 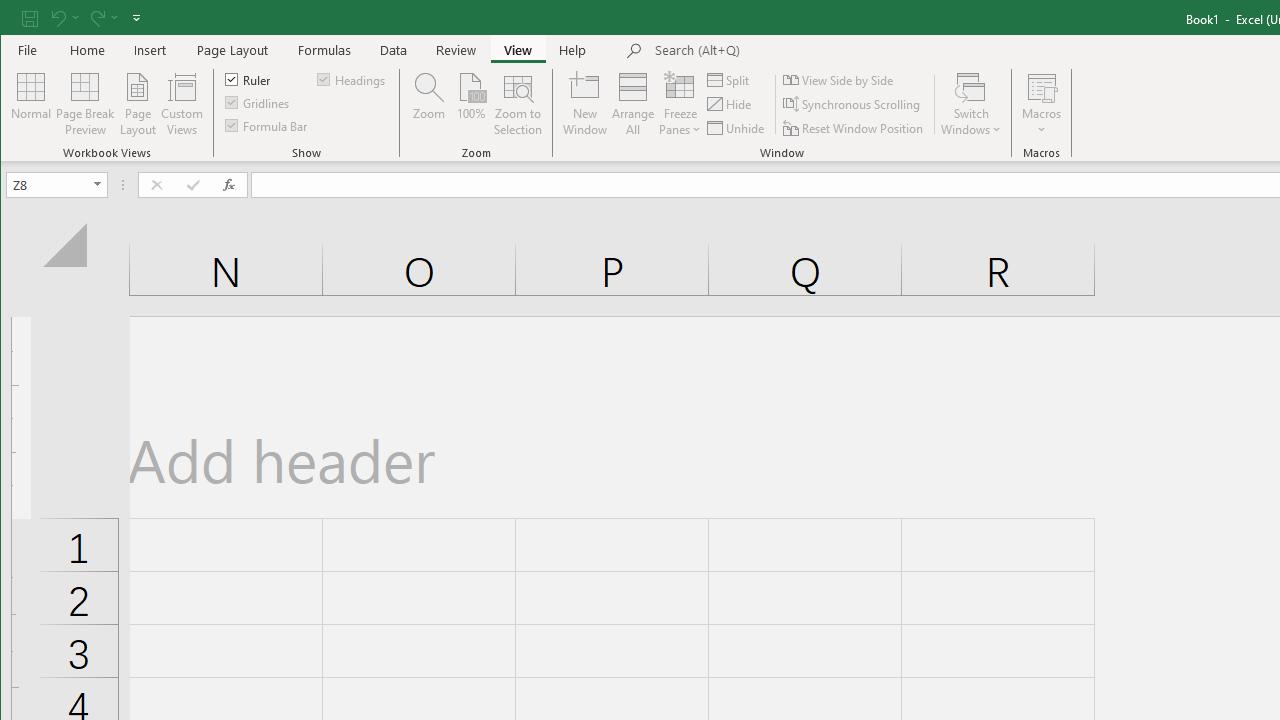 What do you see at coordinates (680, 104) in the screenshot?
I see `'Freeze Panes'` at bounding box center [680, 104].